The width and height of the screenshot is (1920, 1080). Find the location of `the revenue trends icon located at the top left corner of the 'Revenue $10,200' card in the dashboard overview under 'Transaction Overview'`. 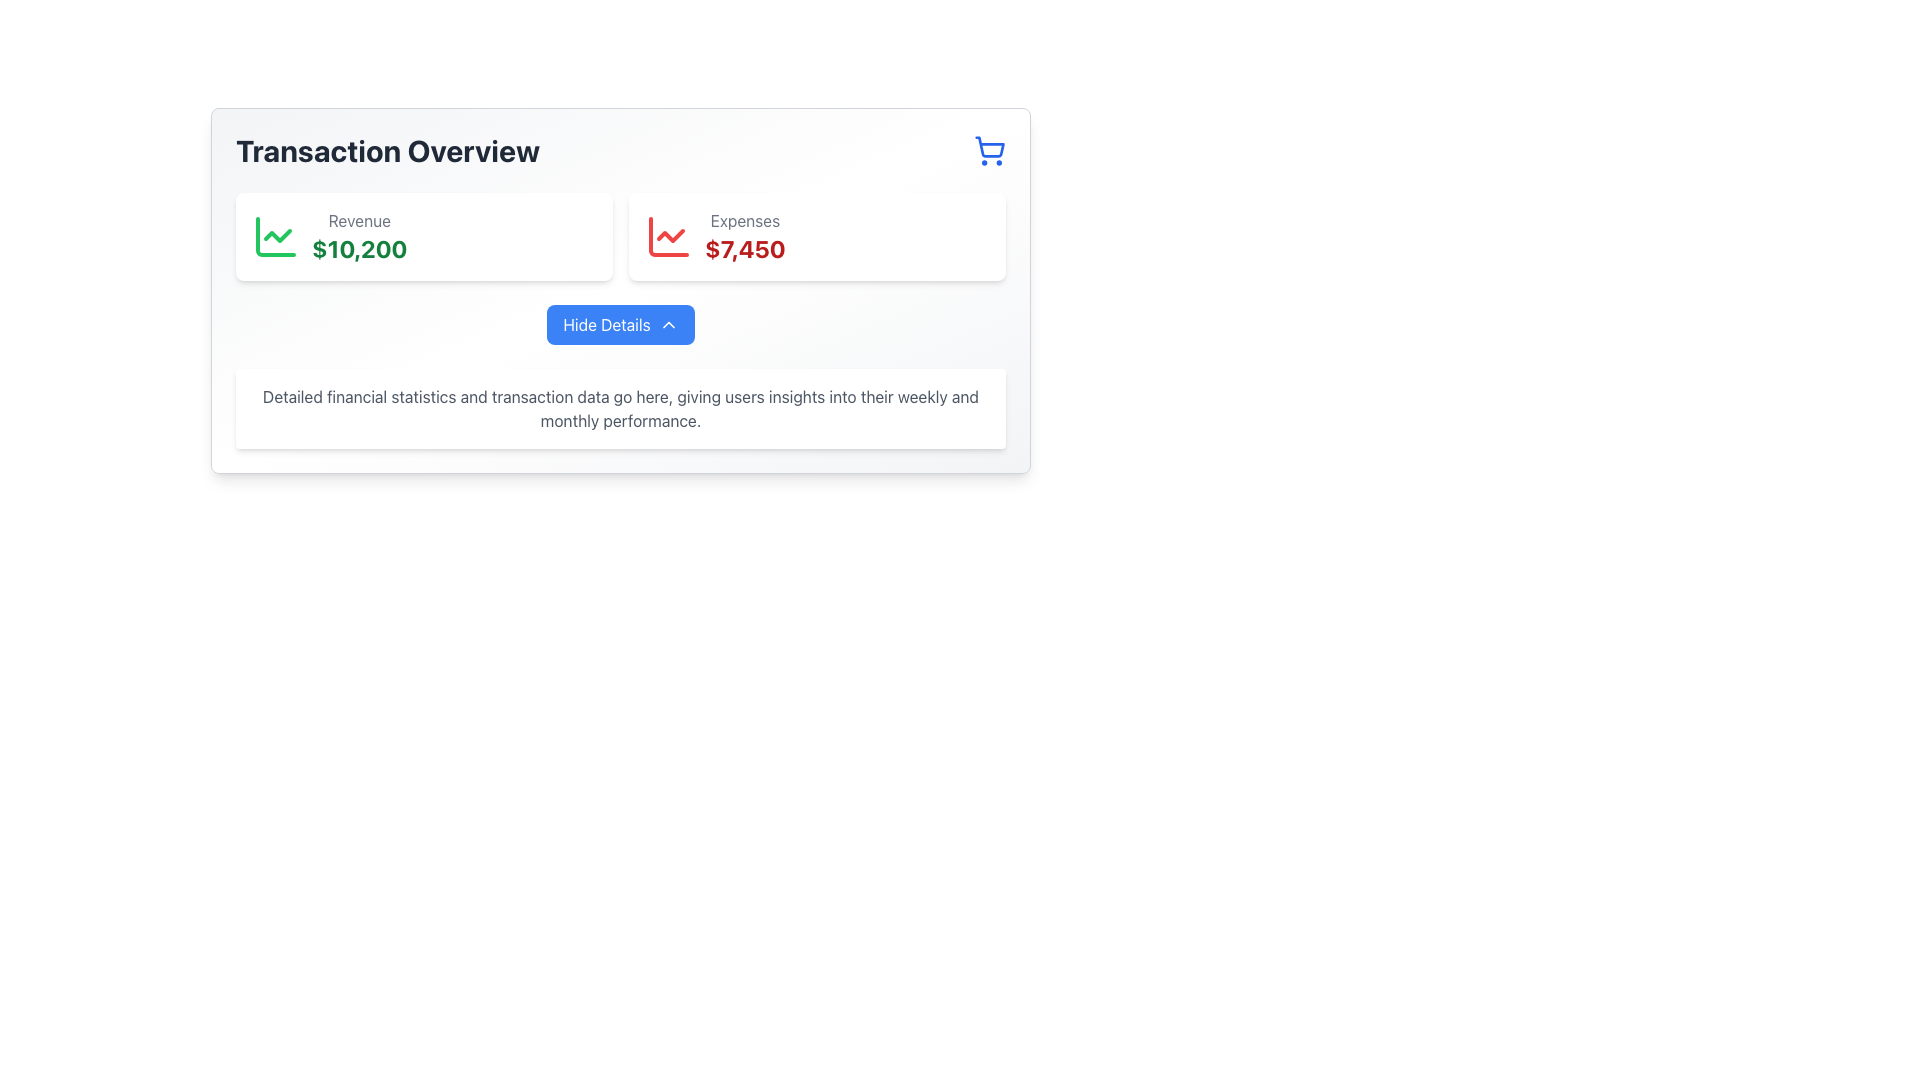

the revenue trends icon located at the top left corner of the 'Revenue $10,200' card in the dashboard overview under 'Transaction Overview' is located at coordinates (274, 235).